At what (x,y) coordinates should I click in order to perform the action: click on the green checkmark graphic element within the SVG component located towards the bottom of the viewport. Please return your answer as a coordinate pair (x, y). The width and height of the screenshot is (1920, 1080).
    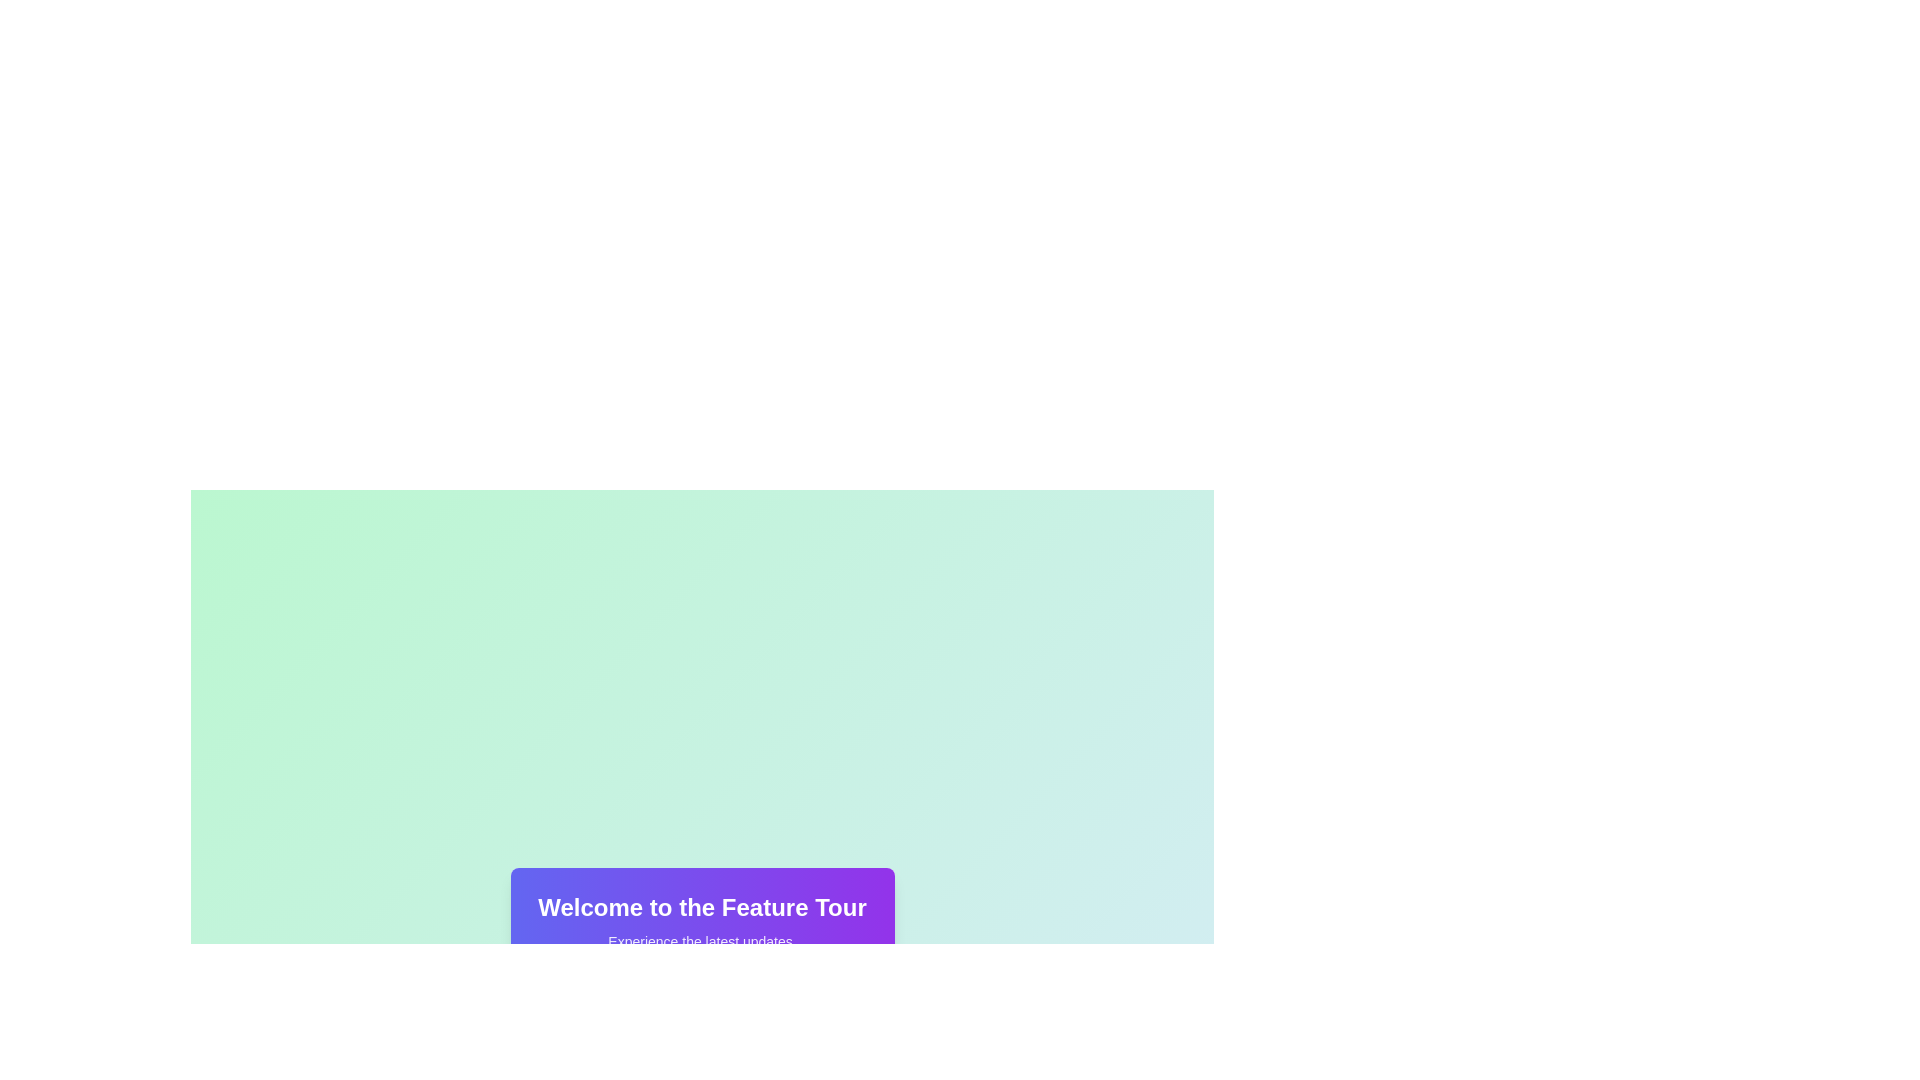
    Looking at the image, I should click on (550, 1071).